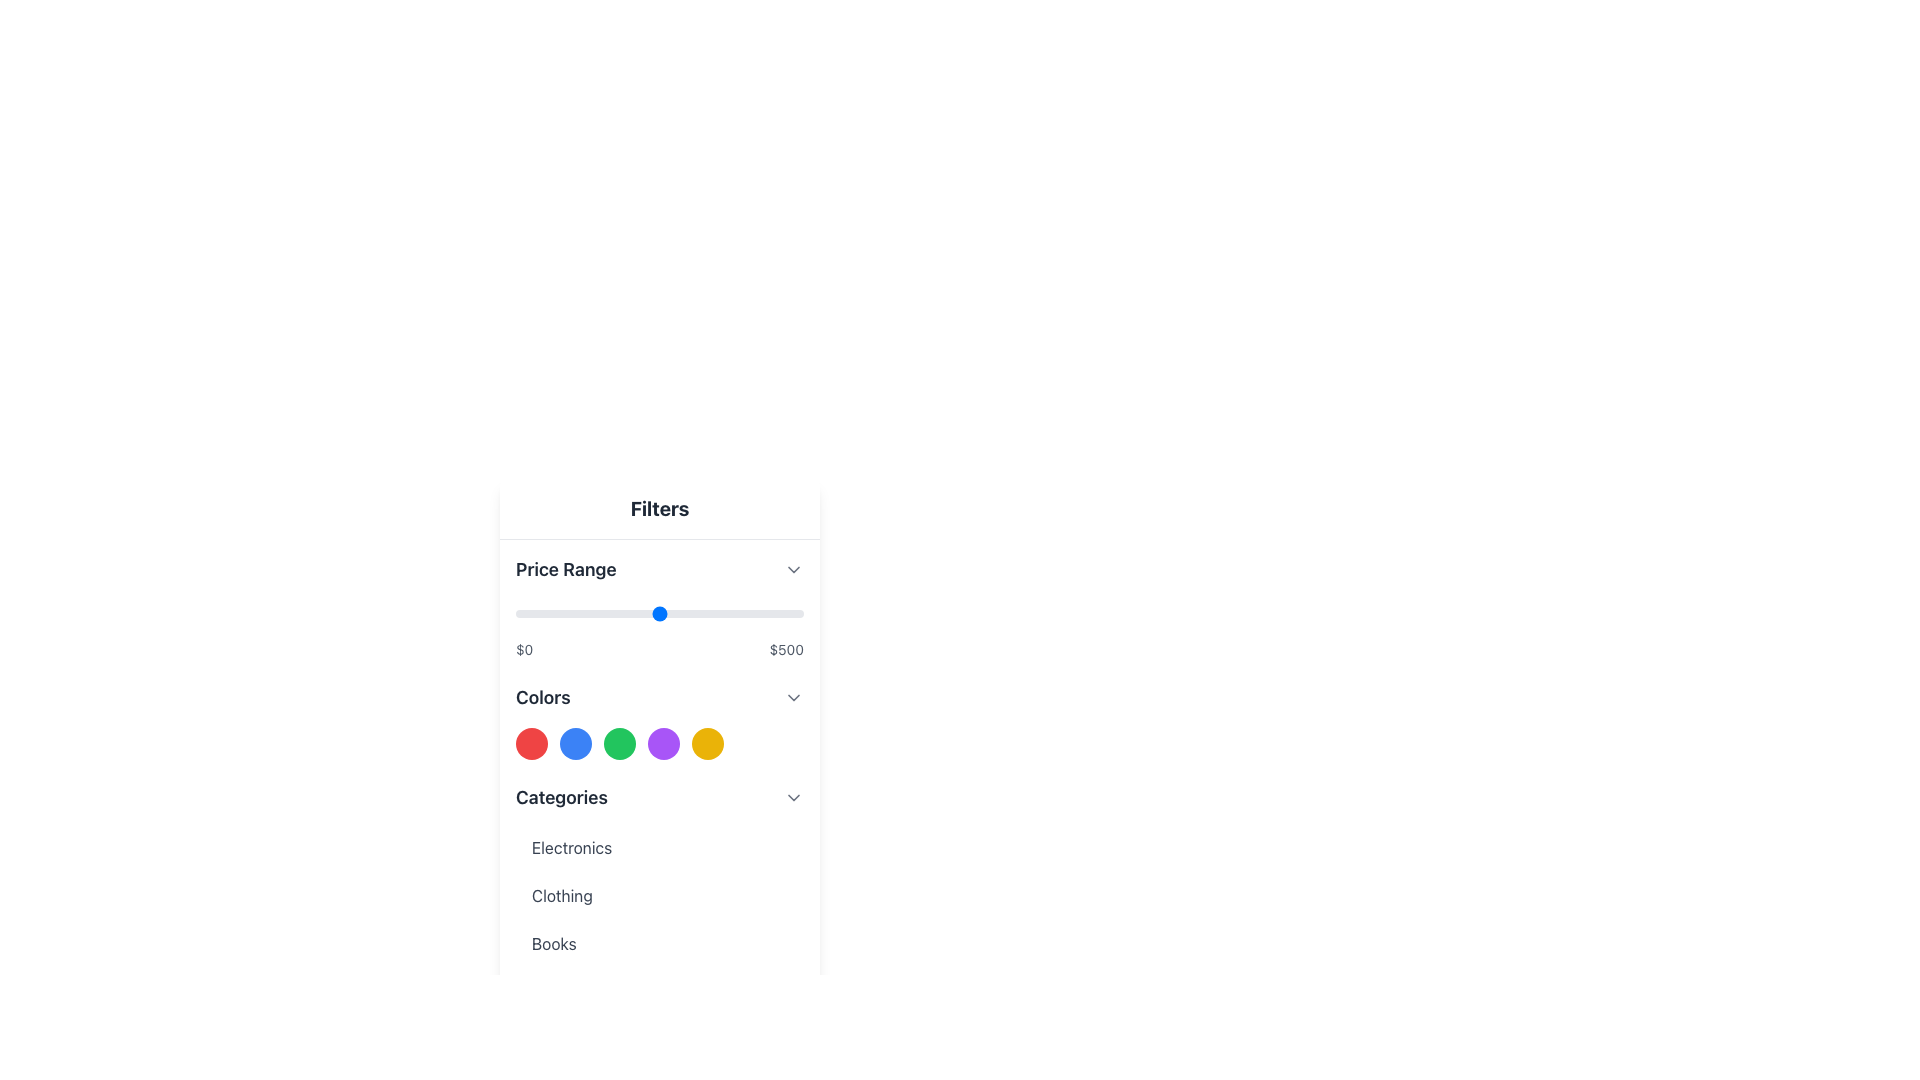  Describe the element at coordinates (683, 612) in the screenshot. I see `the slider` at that location.